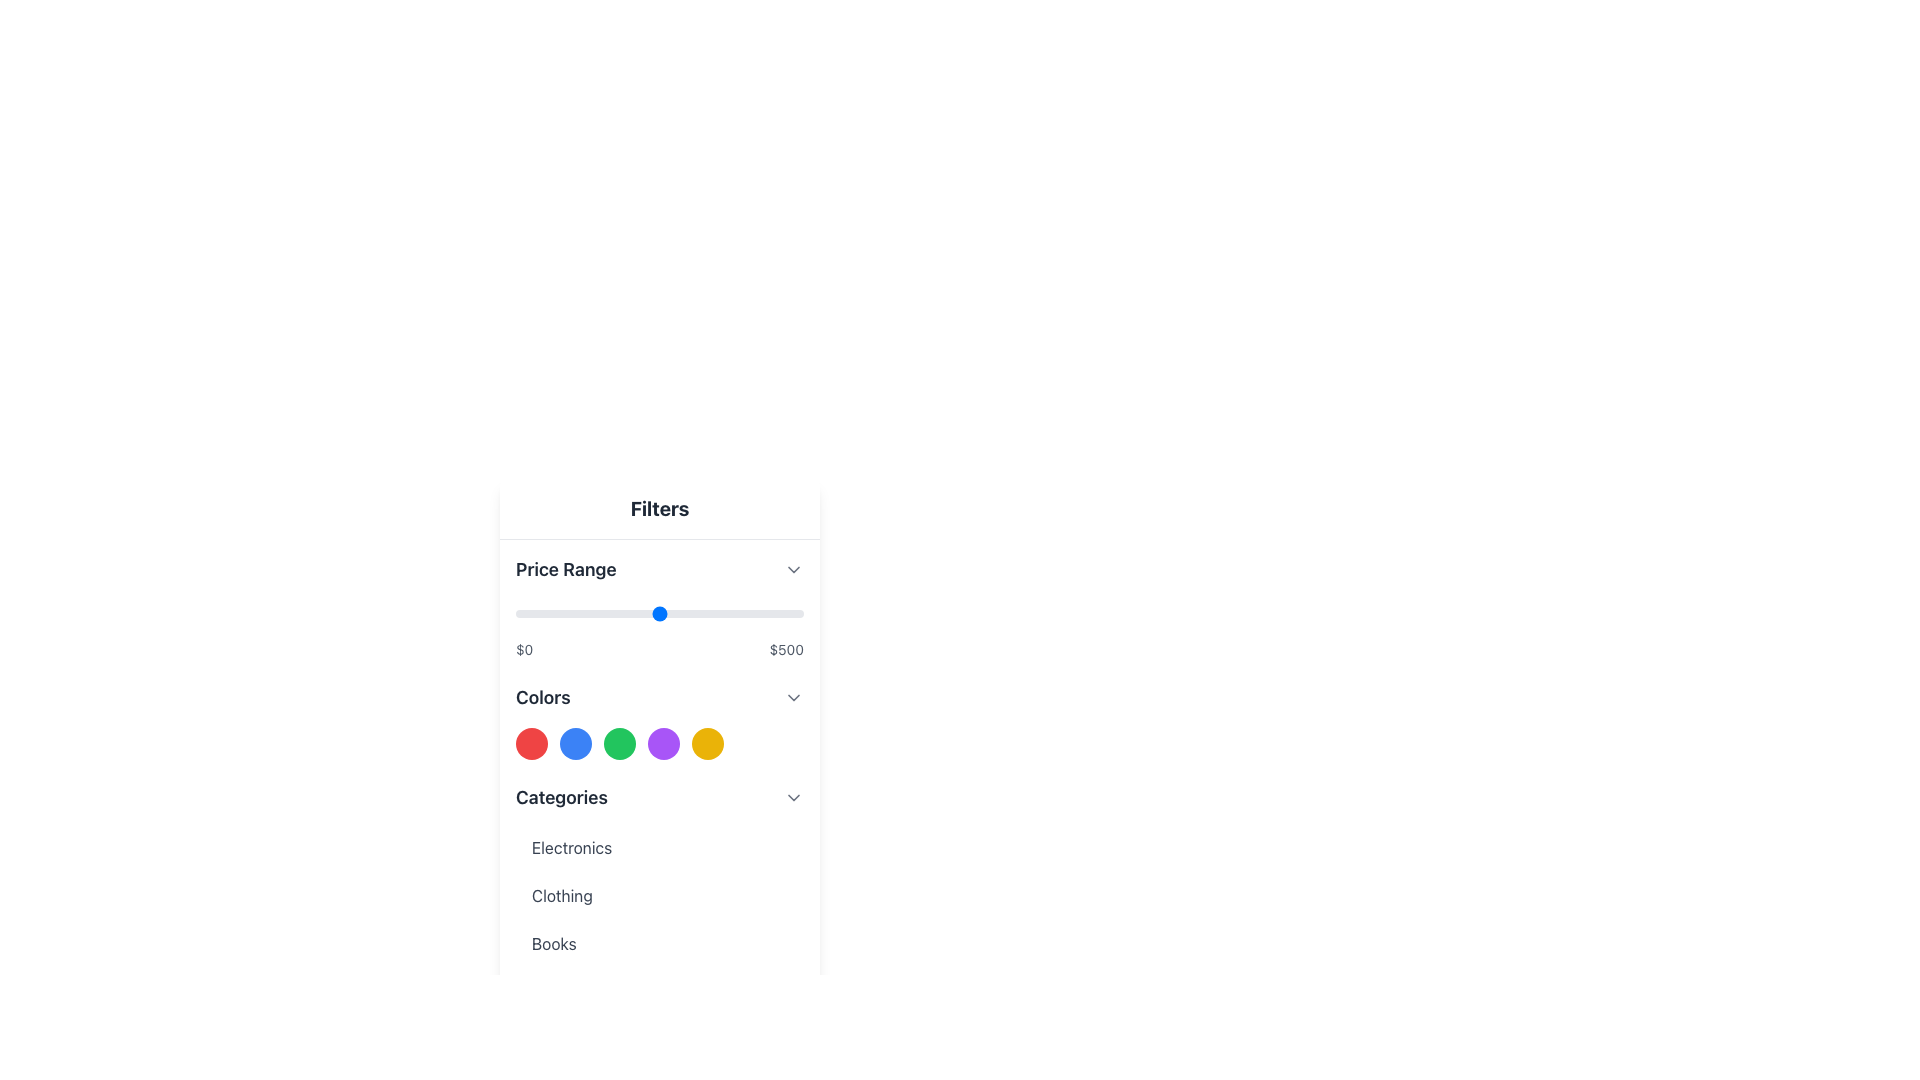  Describe the element at coordinates (683, 612) in the screenshot. I see `the slider` at that location.